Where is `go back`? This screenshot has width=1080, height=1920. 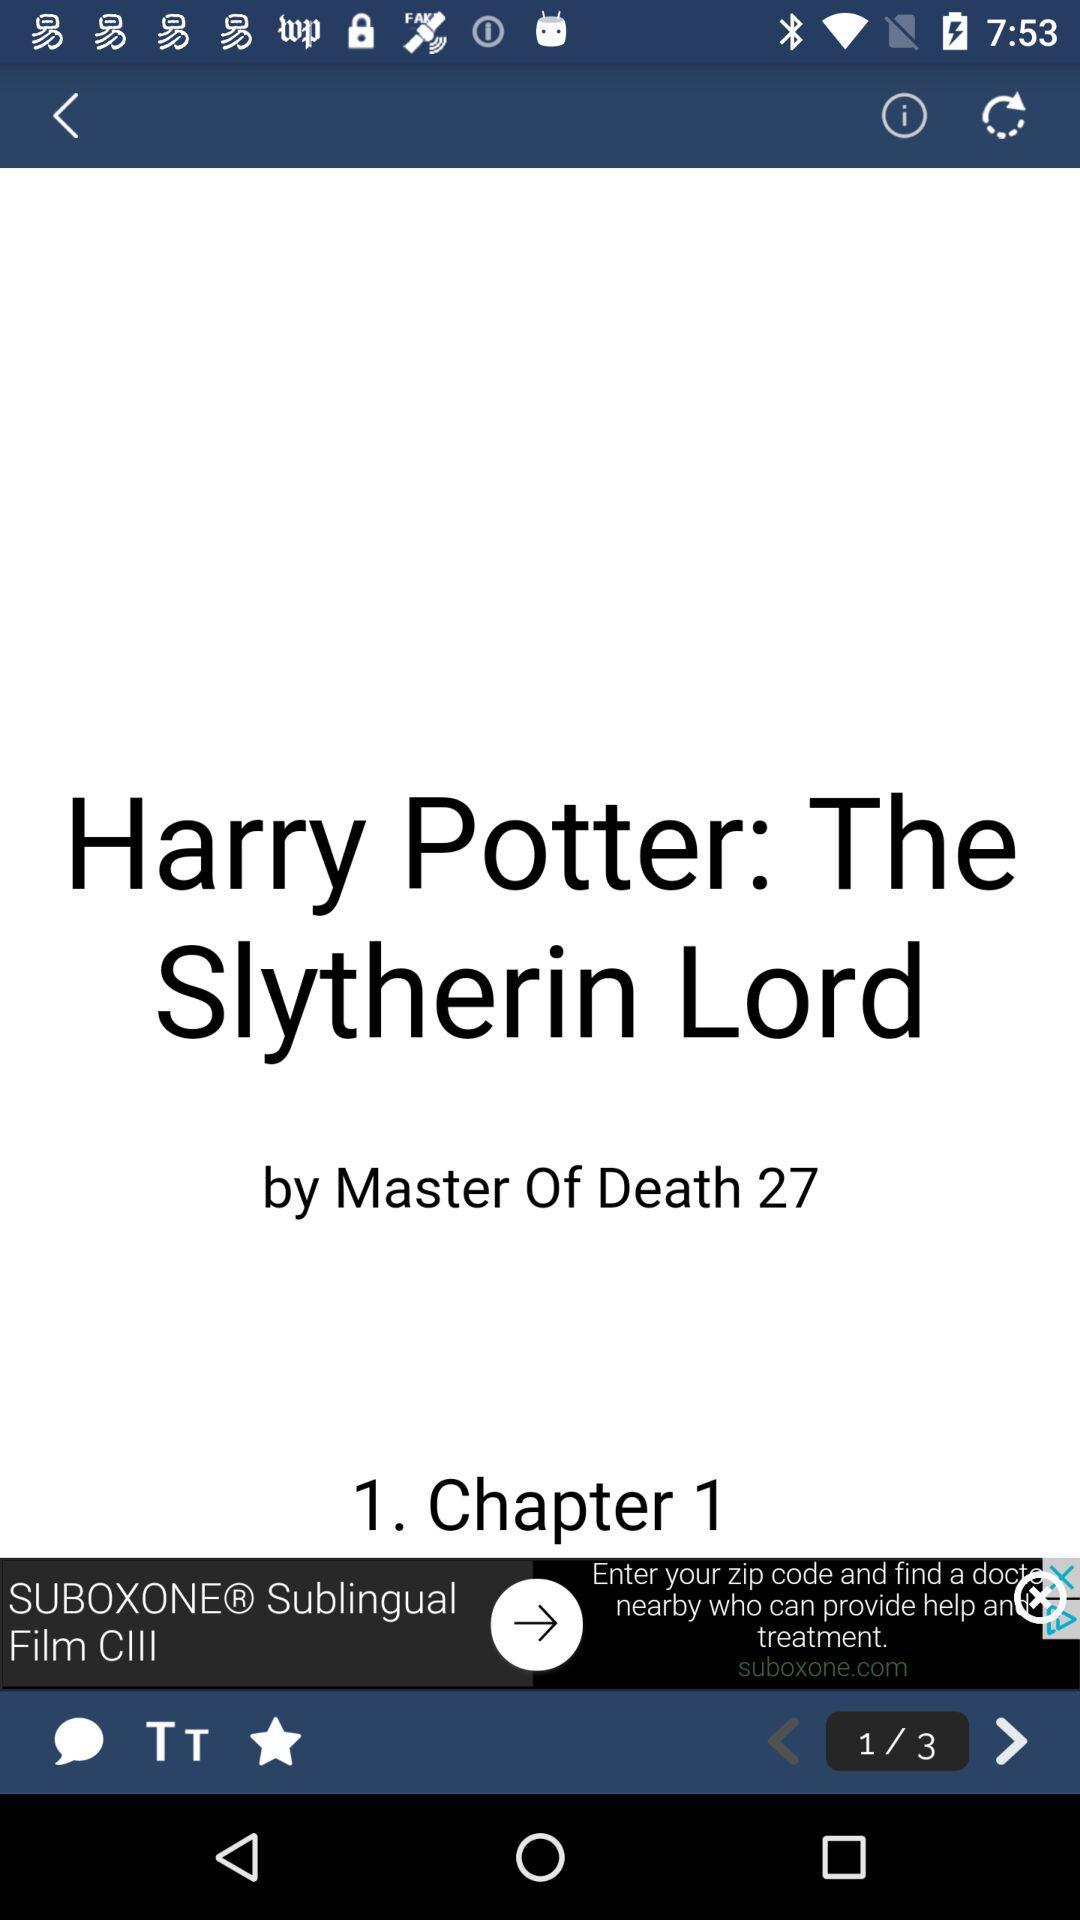 go back is located at coordinates (1003, 114).